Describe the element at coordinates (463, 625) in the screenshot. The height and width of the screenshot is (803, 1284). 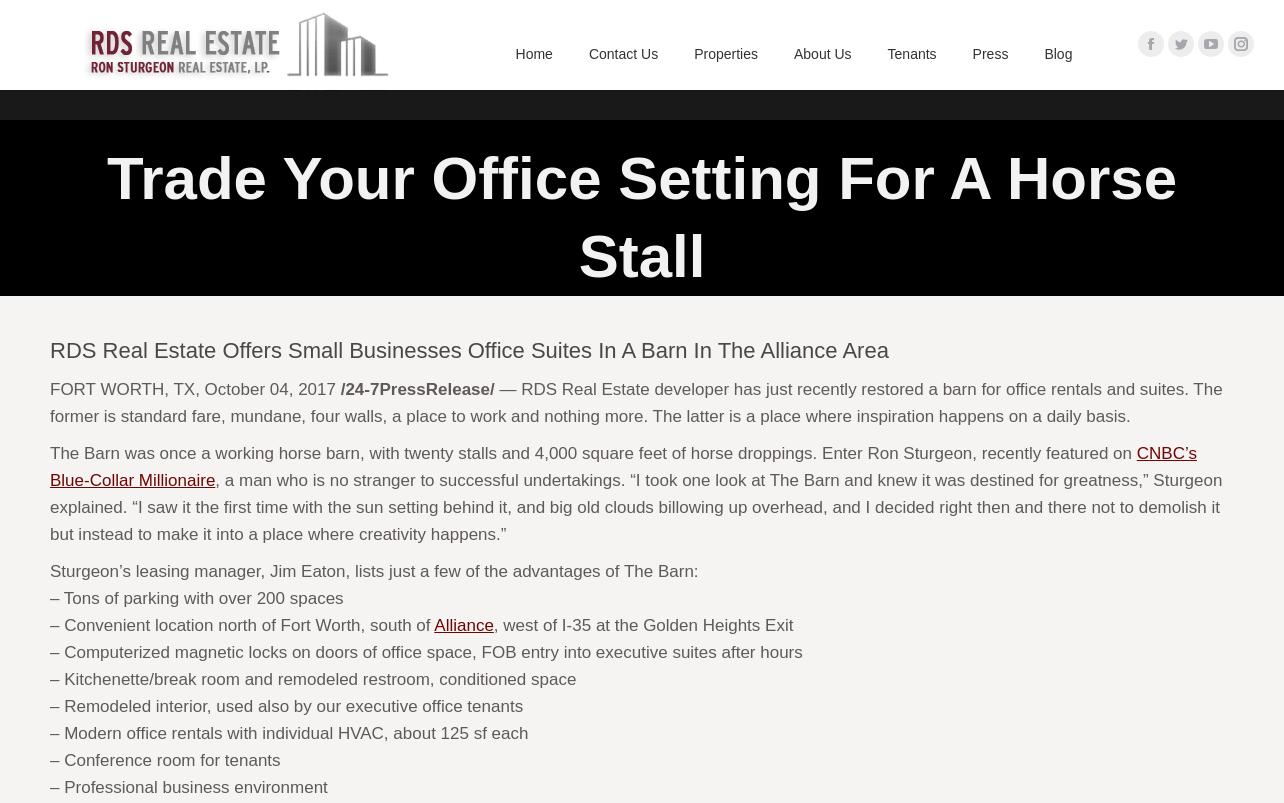
I see `'Alliance'` at that location.